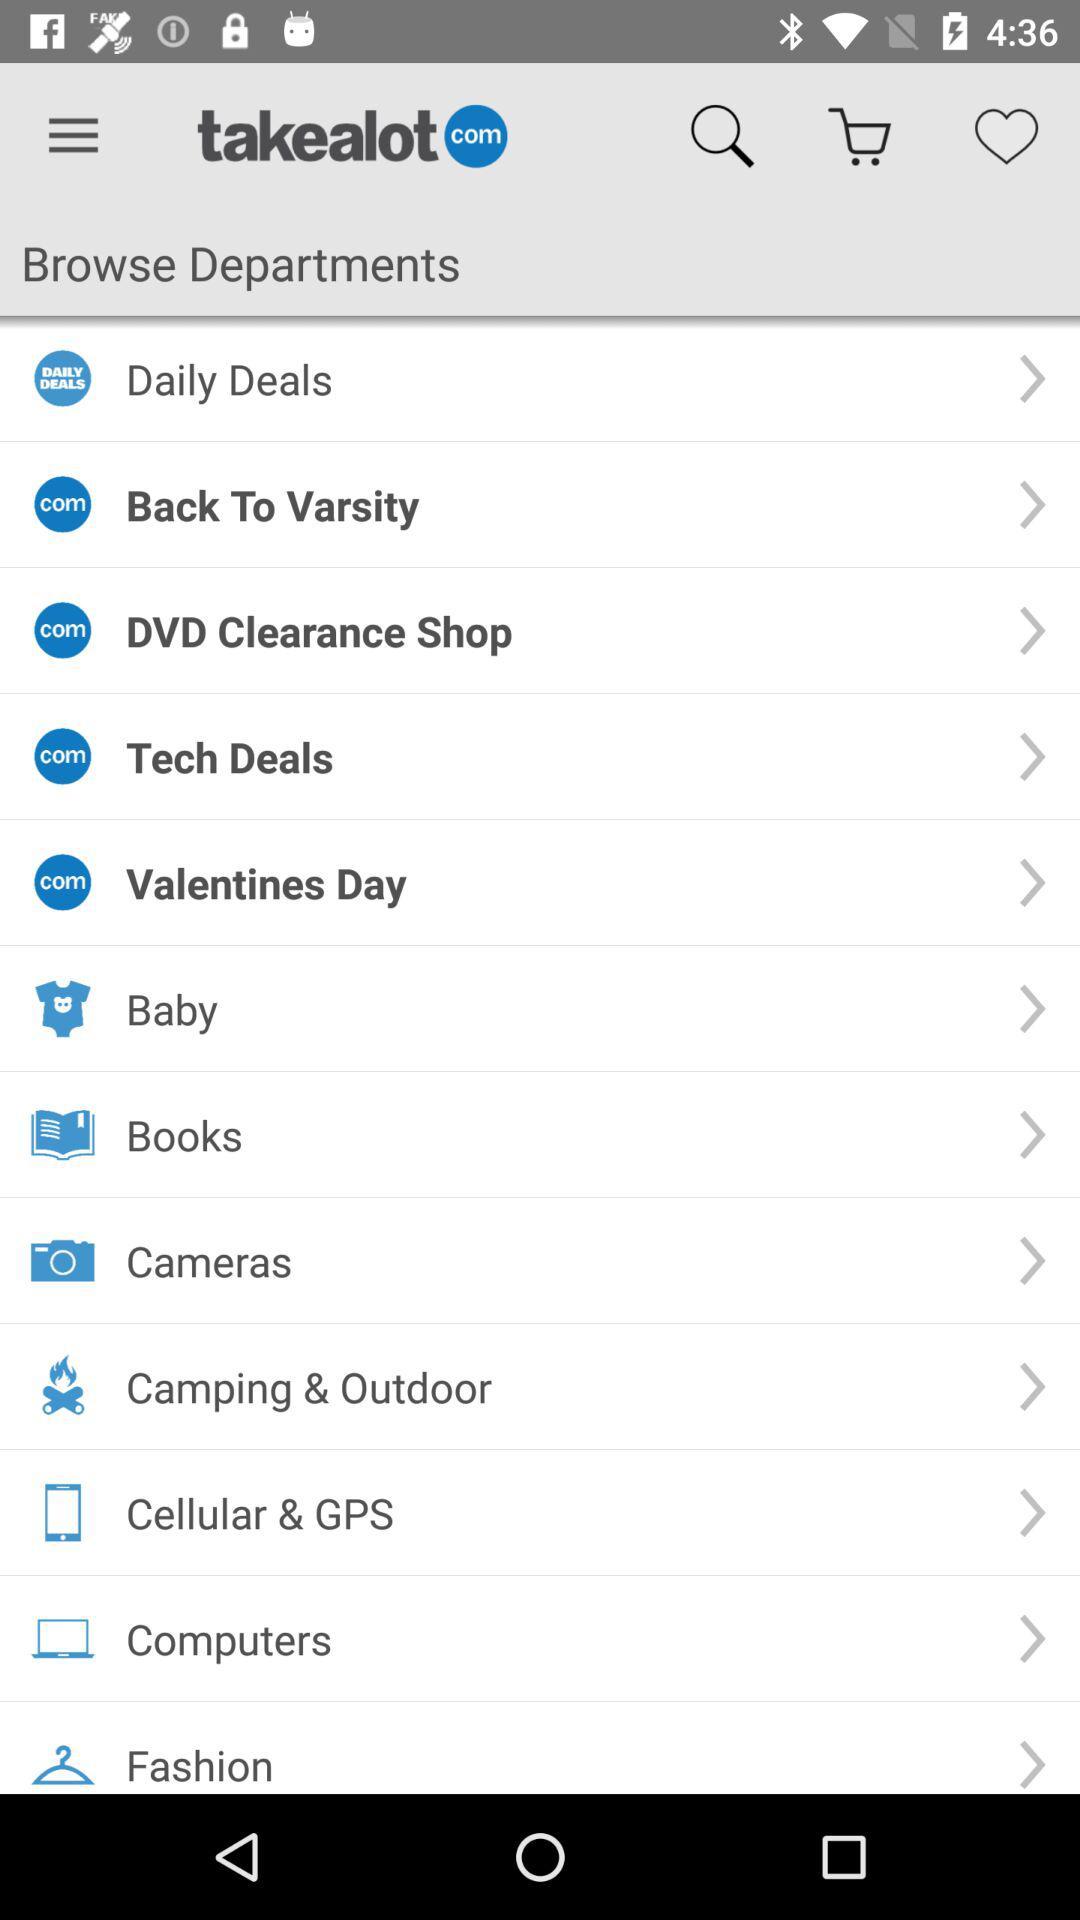  I want to click on the icon above tech deals, so click(555, 629).